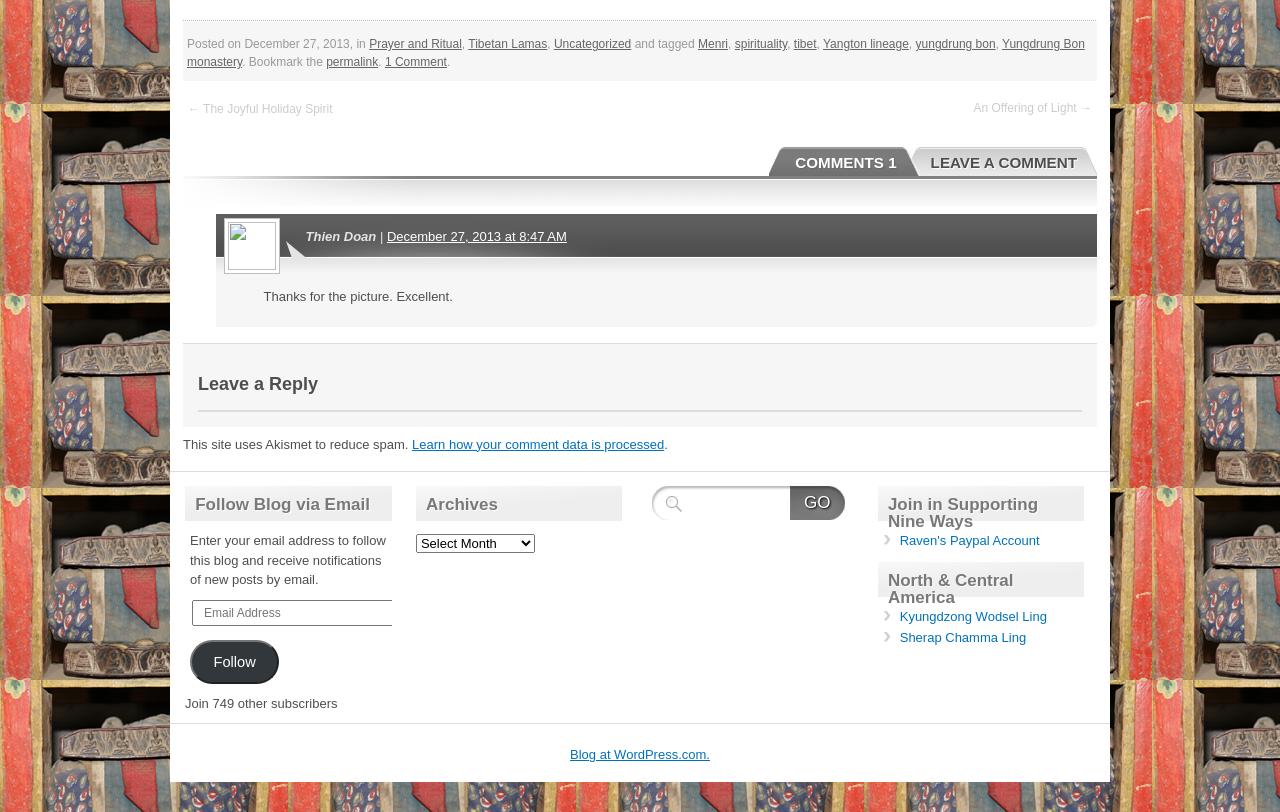 This screenshot has width=1280, height=812. What do you see at coordinates (352, 62) in the screenshot?
I see `'permalink'` at bounding box center [352, 62].